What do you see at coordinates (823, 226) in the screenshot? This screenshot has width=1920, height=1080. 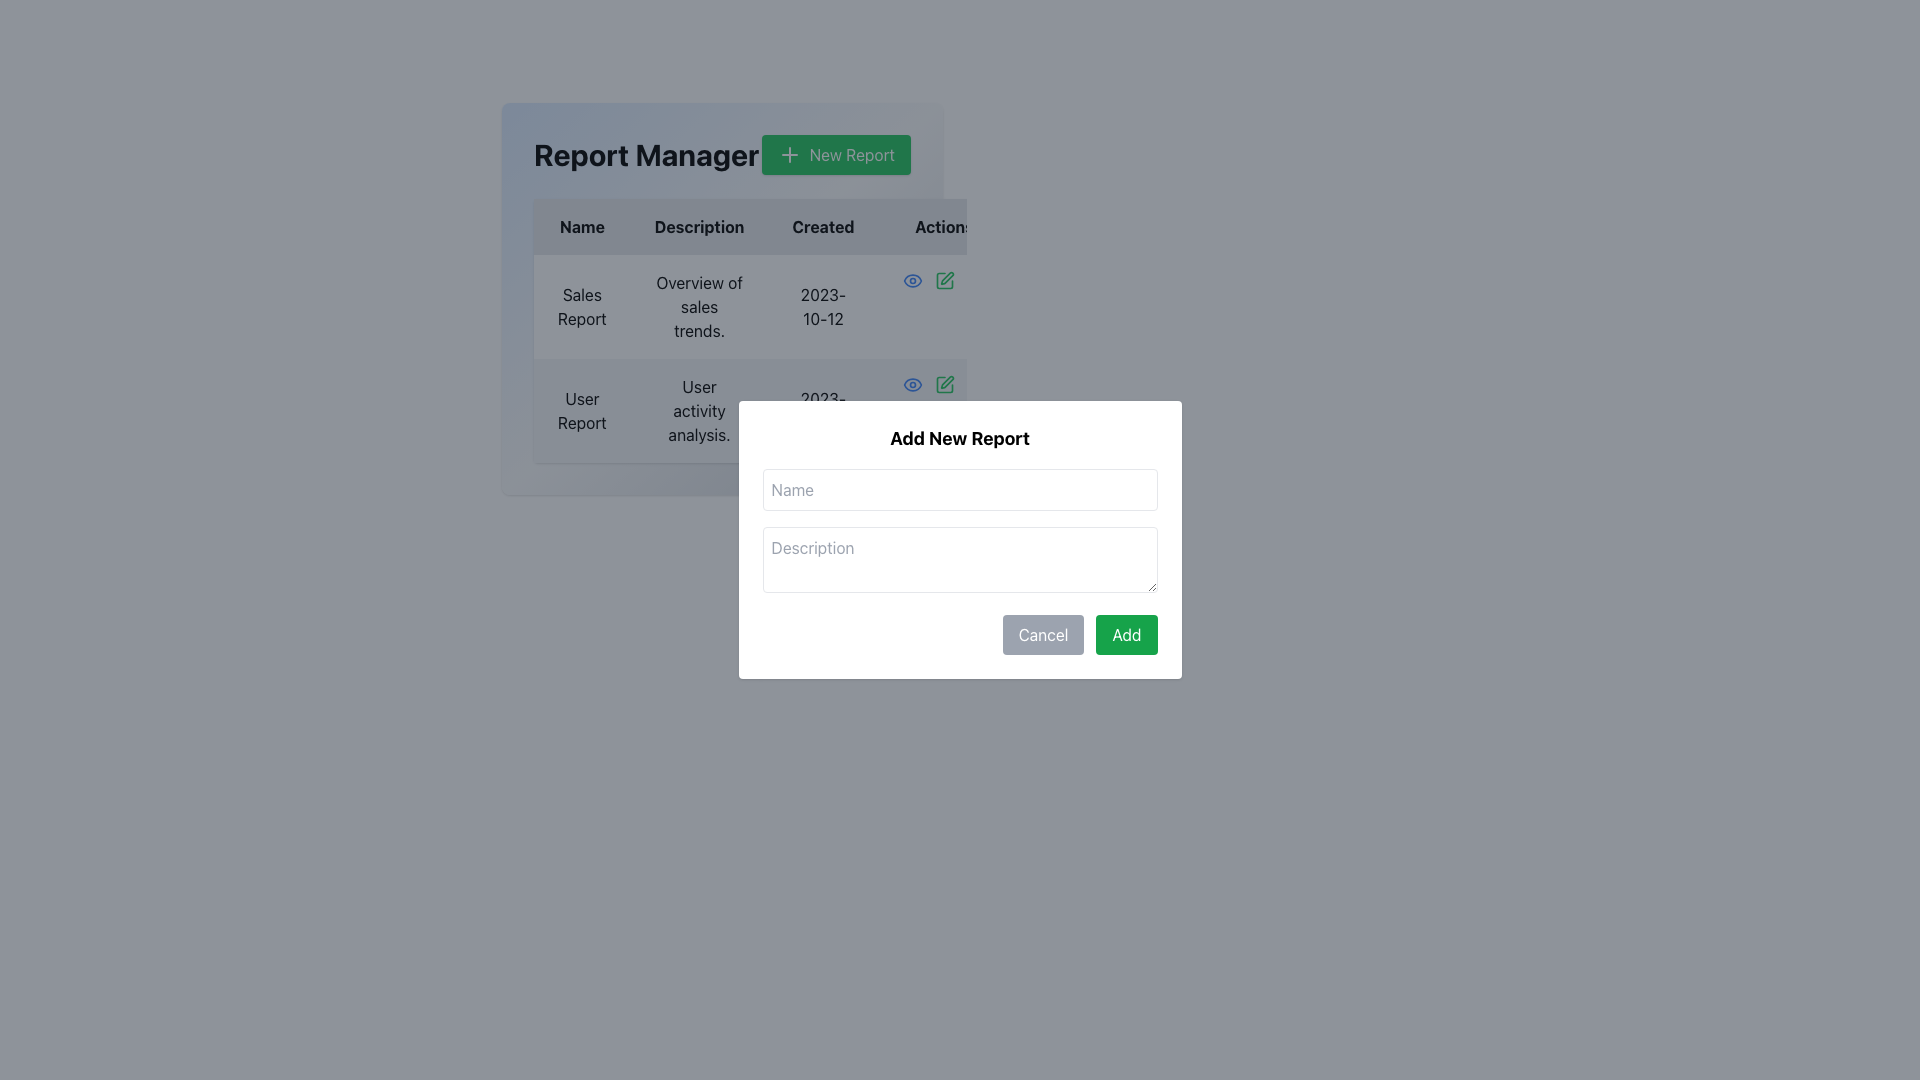 I see `the header text label indicating the creation date of records in the table, which is the third column between 'Description' and 'Actions' labels` at bounding box center [823, 226].